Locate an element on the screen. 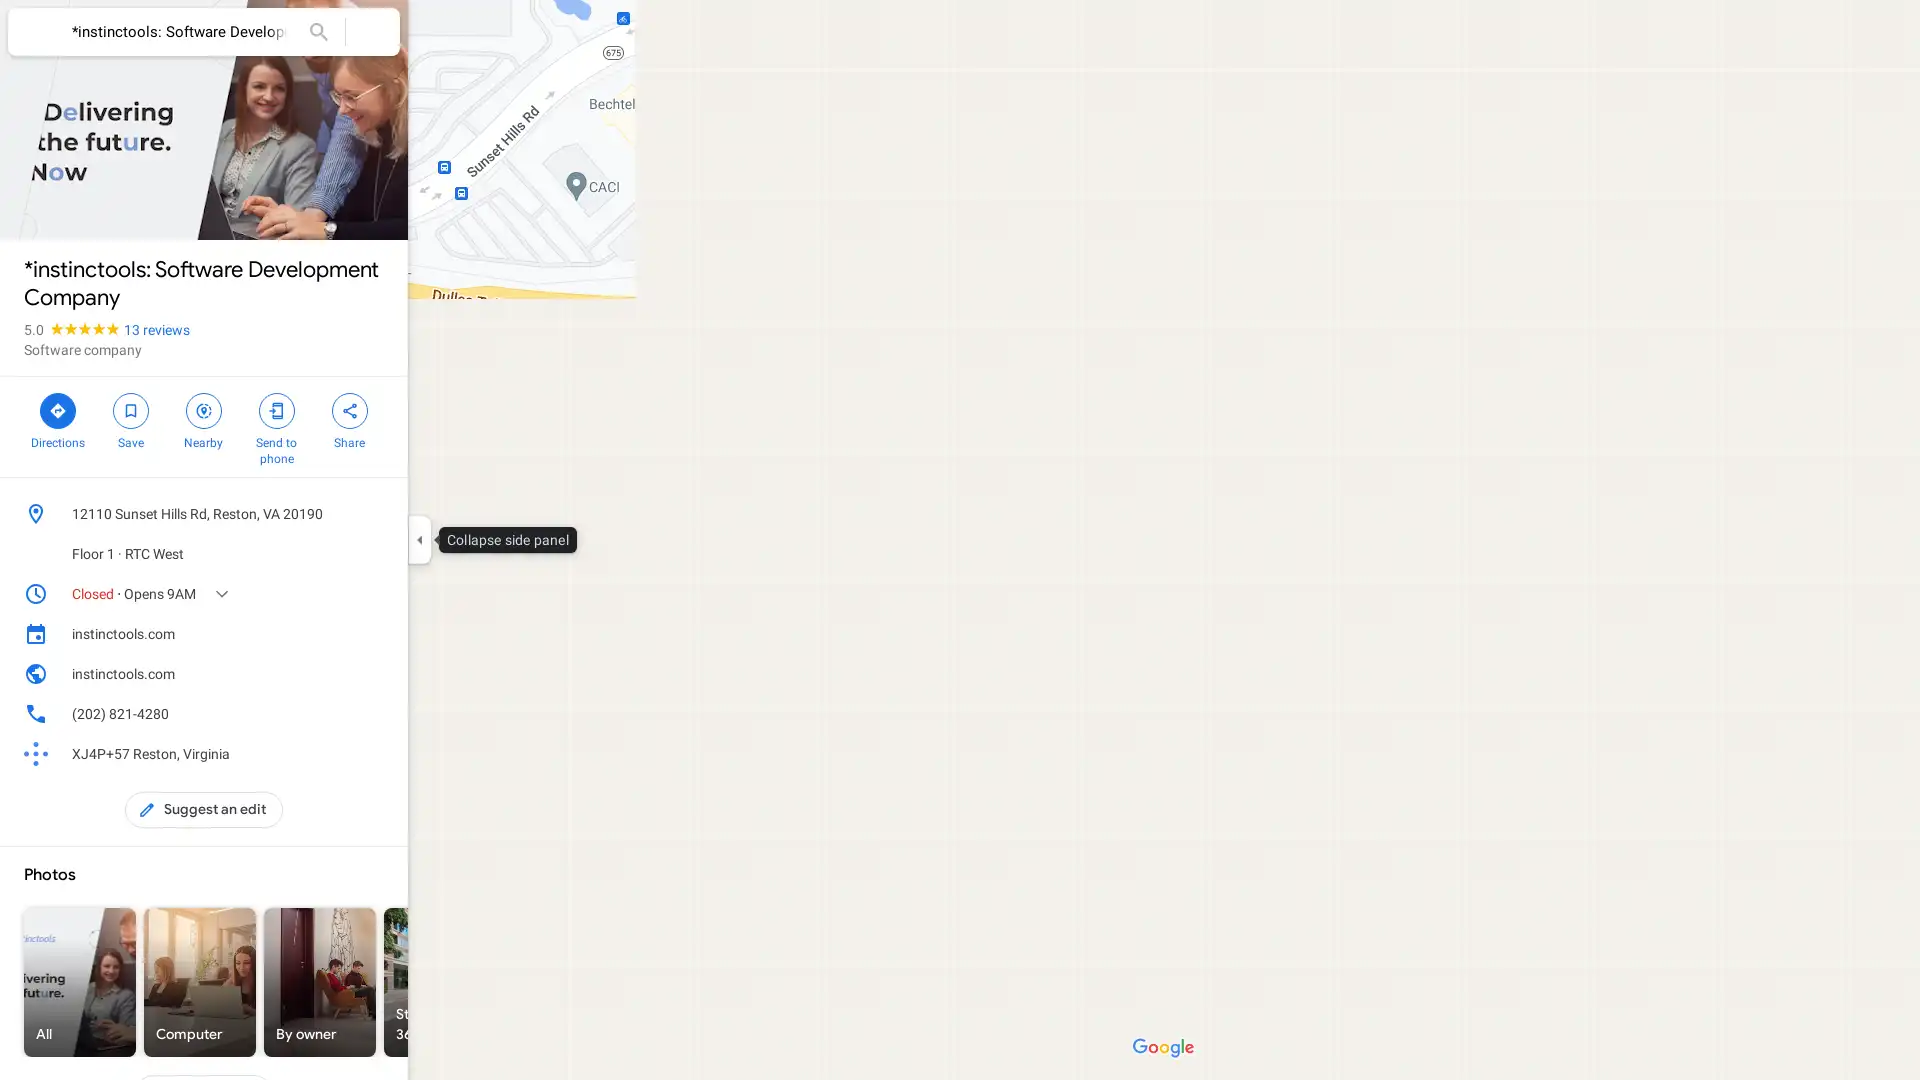  Send *instinctools: Software Development Company to your phone is located at coordinates (275, 426).